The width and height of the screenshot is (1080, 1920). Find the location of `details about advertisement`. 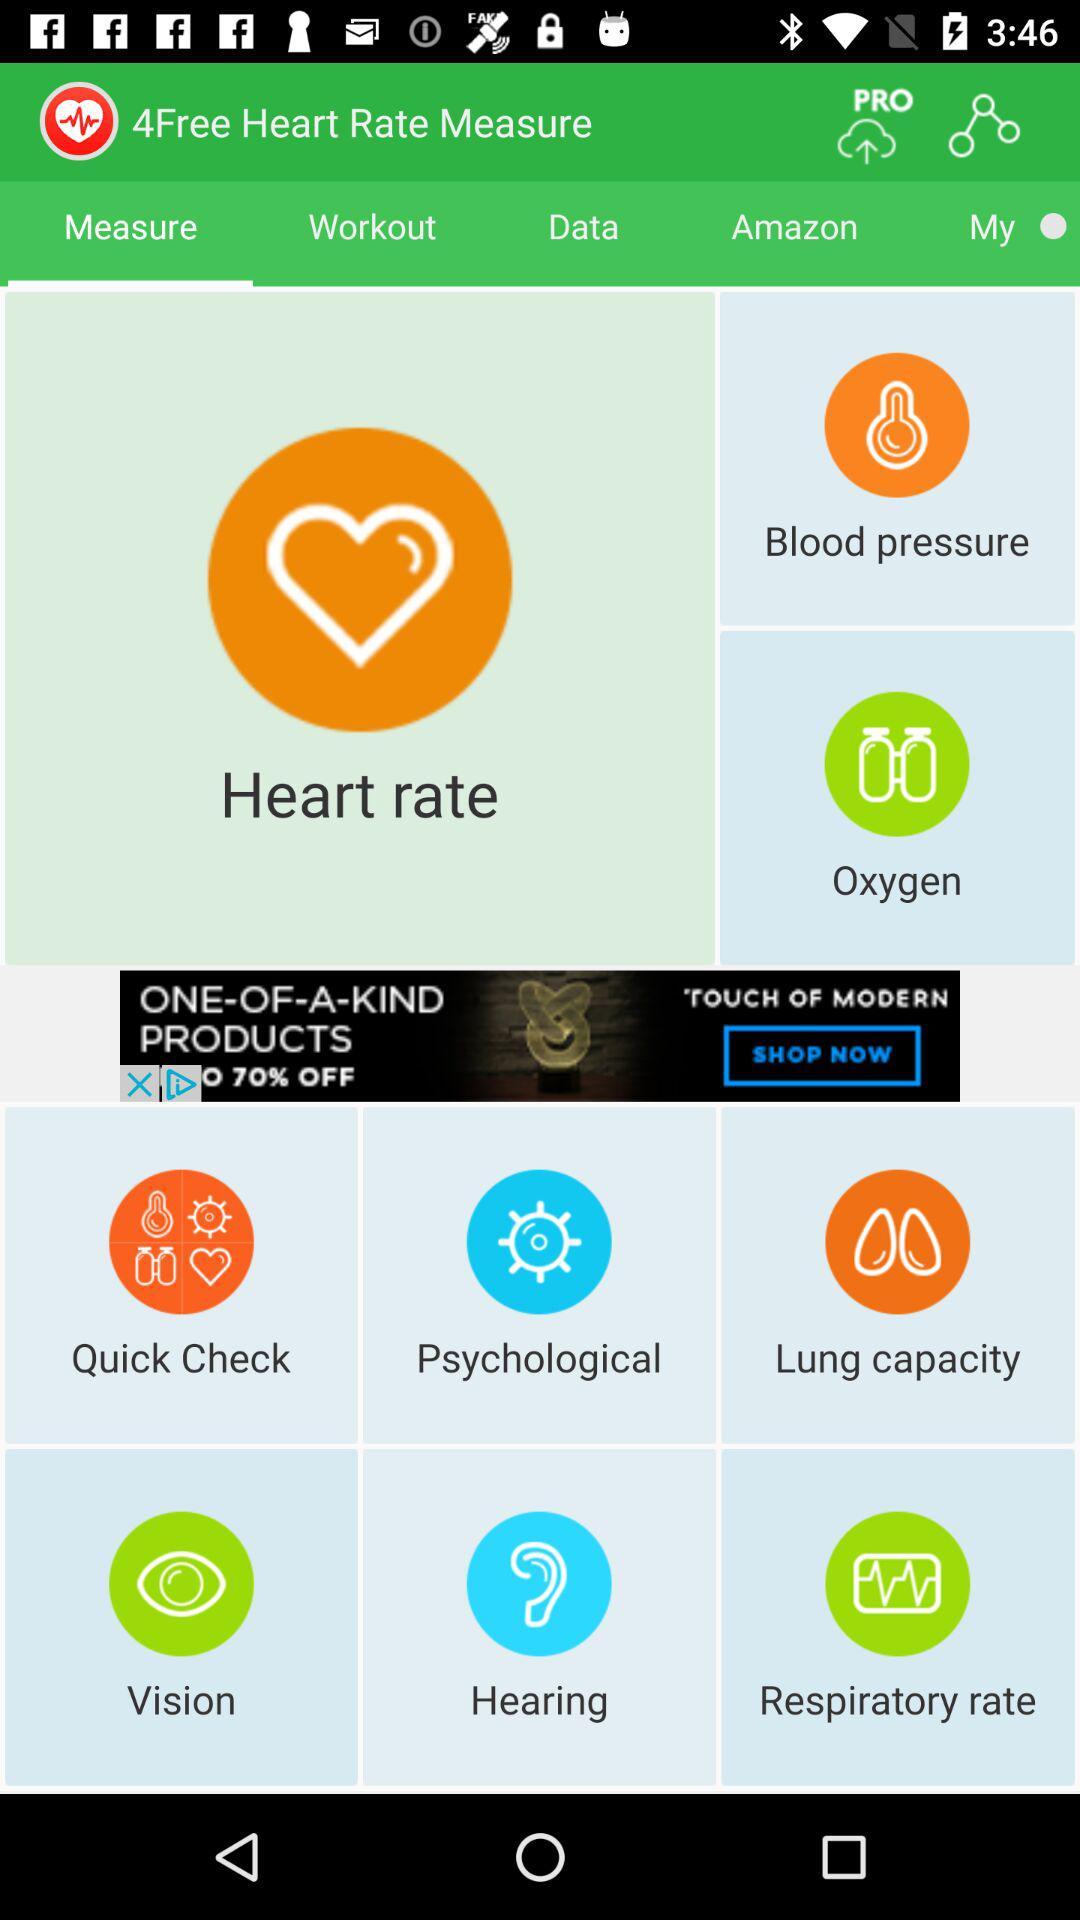

details about advertisement is located at coordinates (540, 1036).